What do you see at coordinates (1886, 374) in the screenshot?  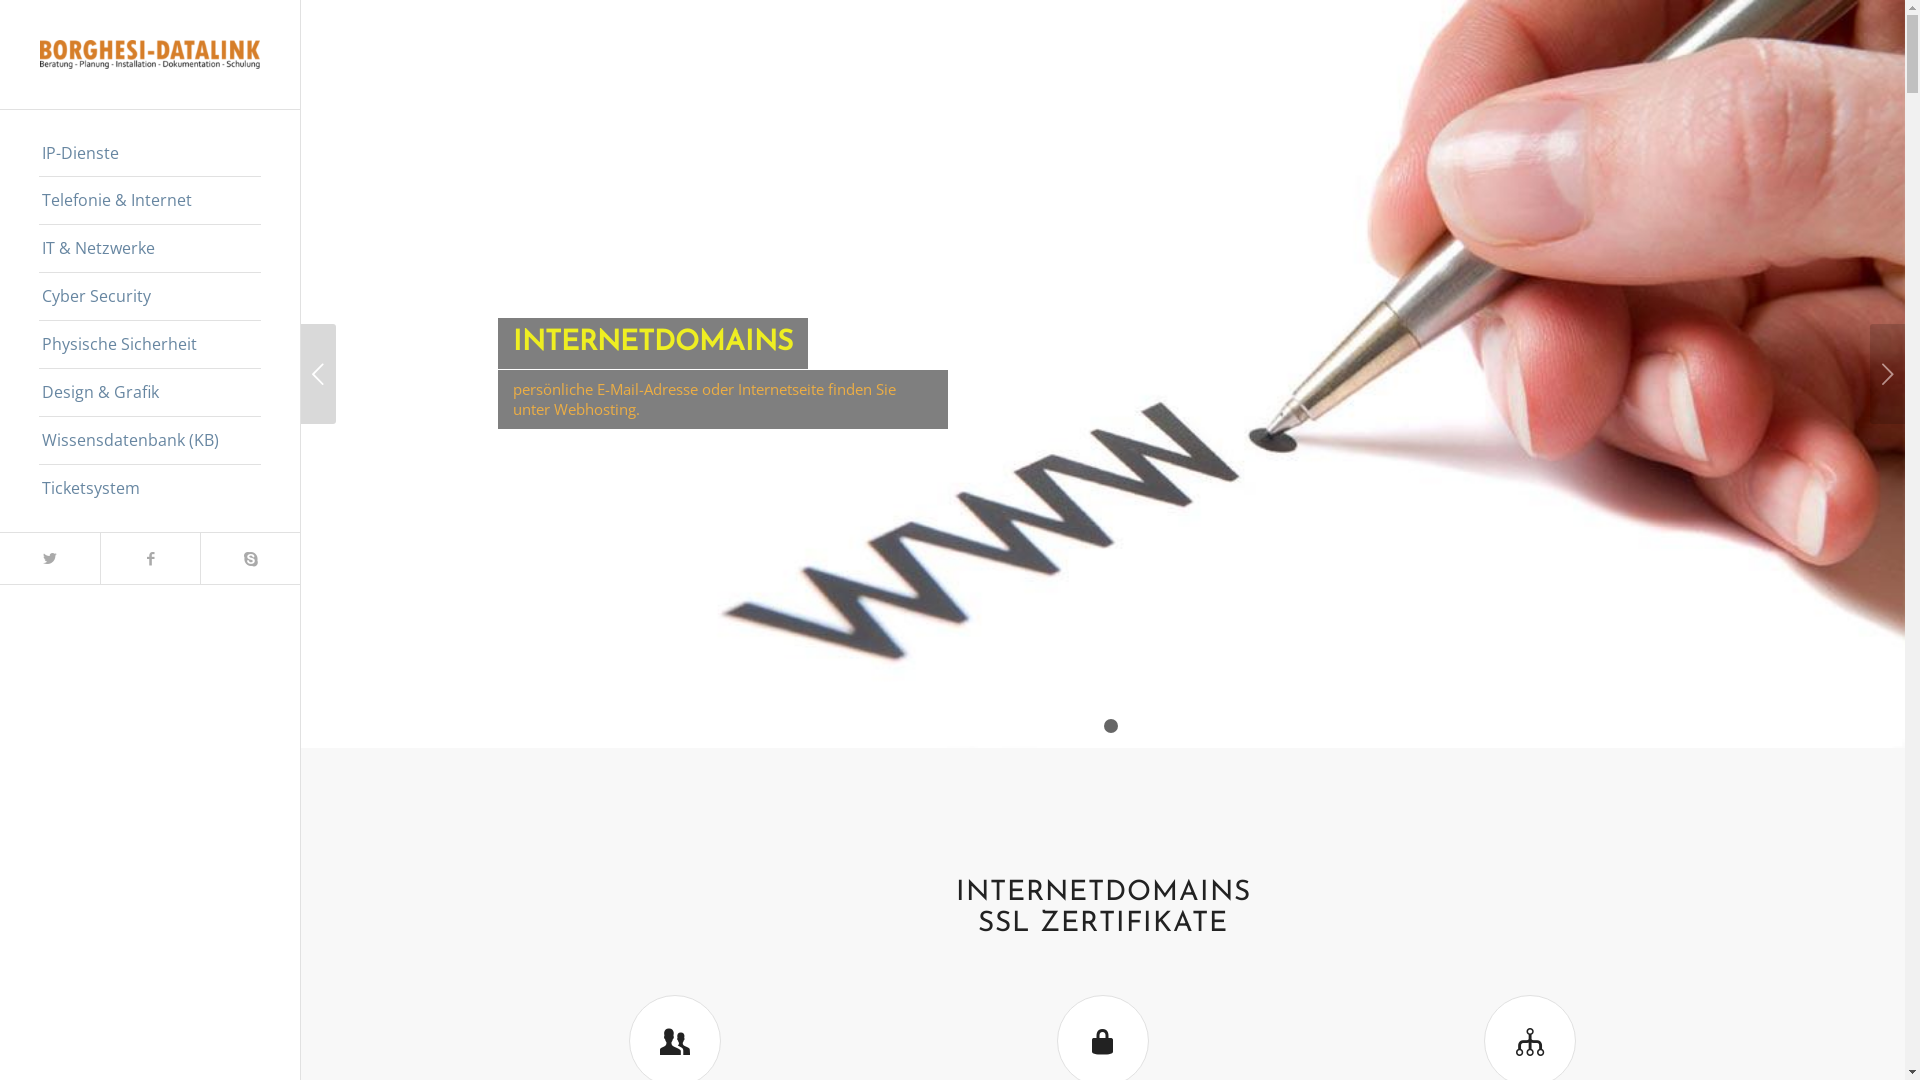 I see `'Weiter'` at bounding box center [1886, 374].